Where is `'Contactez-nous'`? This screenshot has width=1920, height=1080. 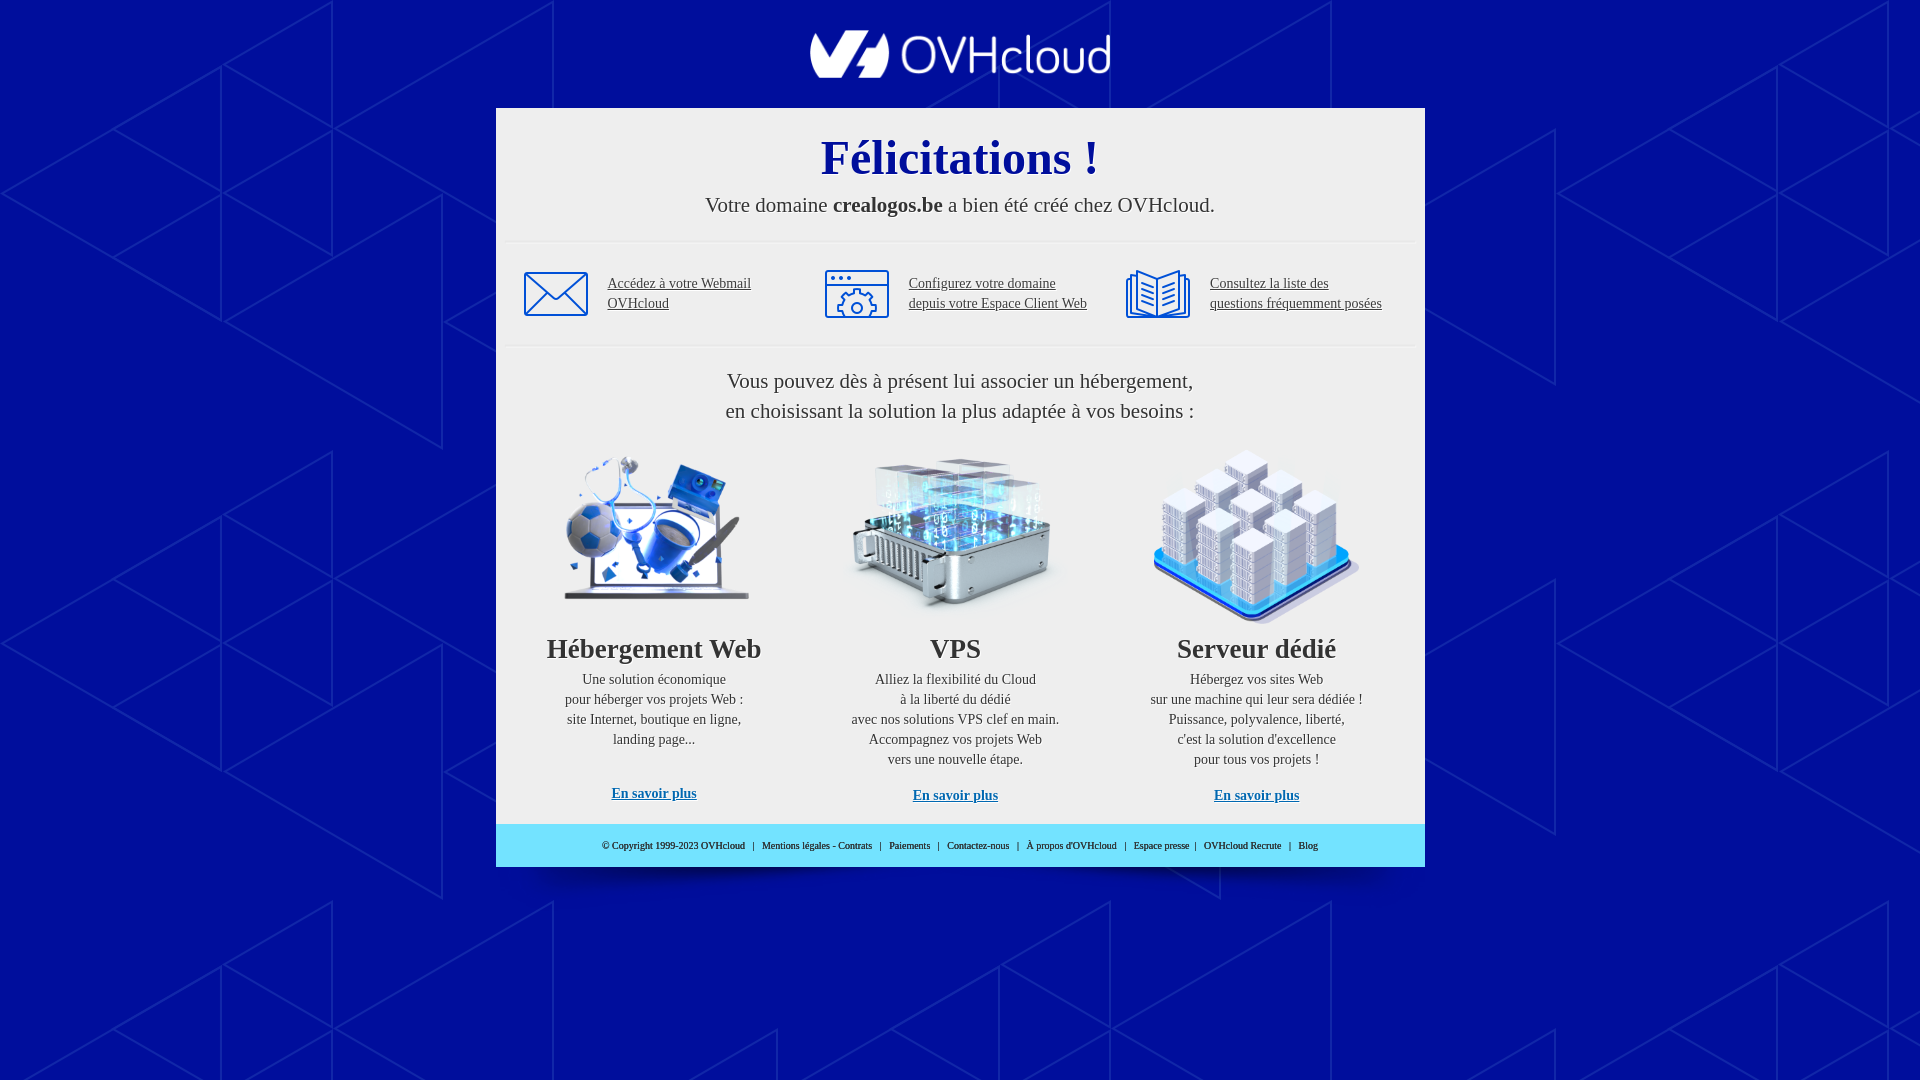
'Contactez-nous' is located at coordinates (978, 845).